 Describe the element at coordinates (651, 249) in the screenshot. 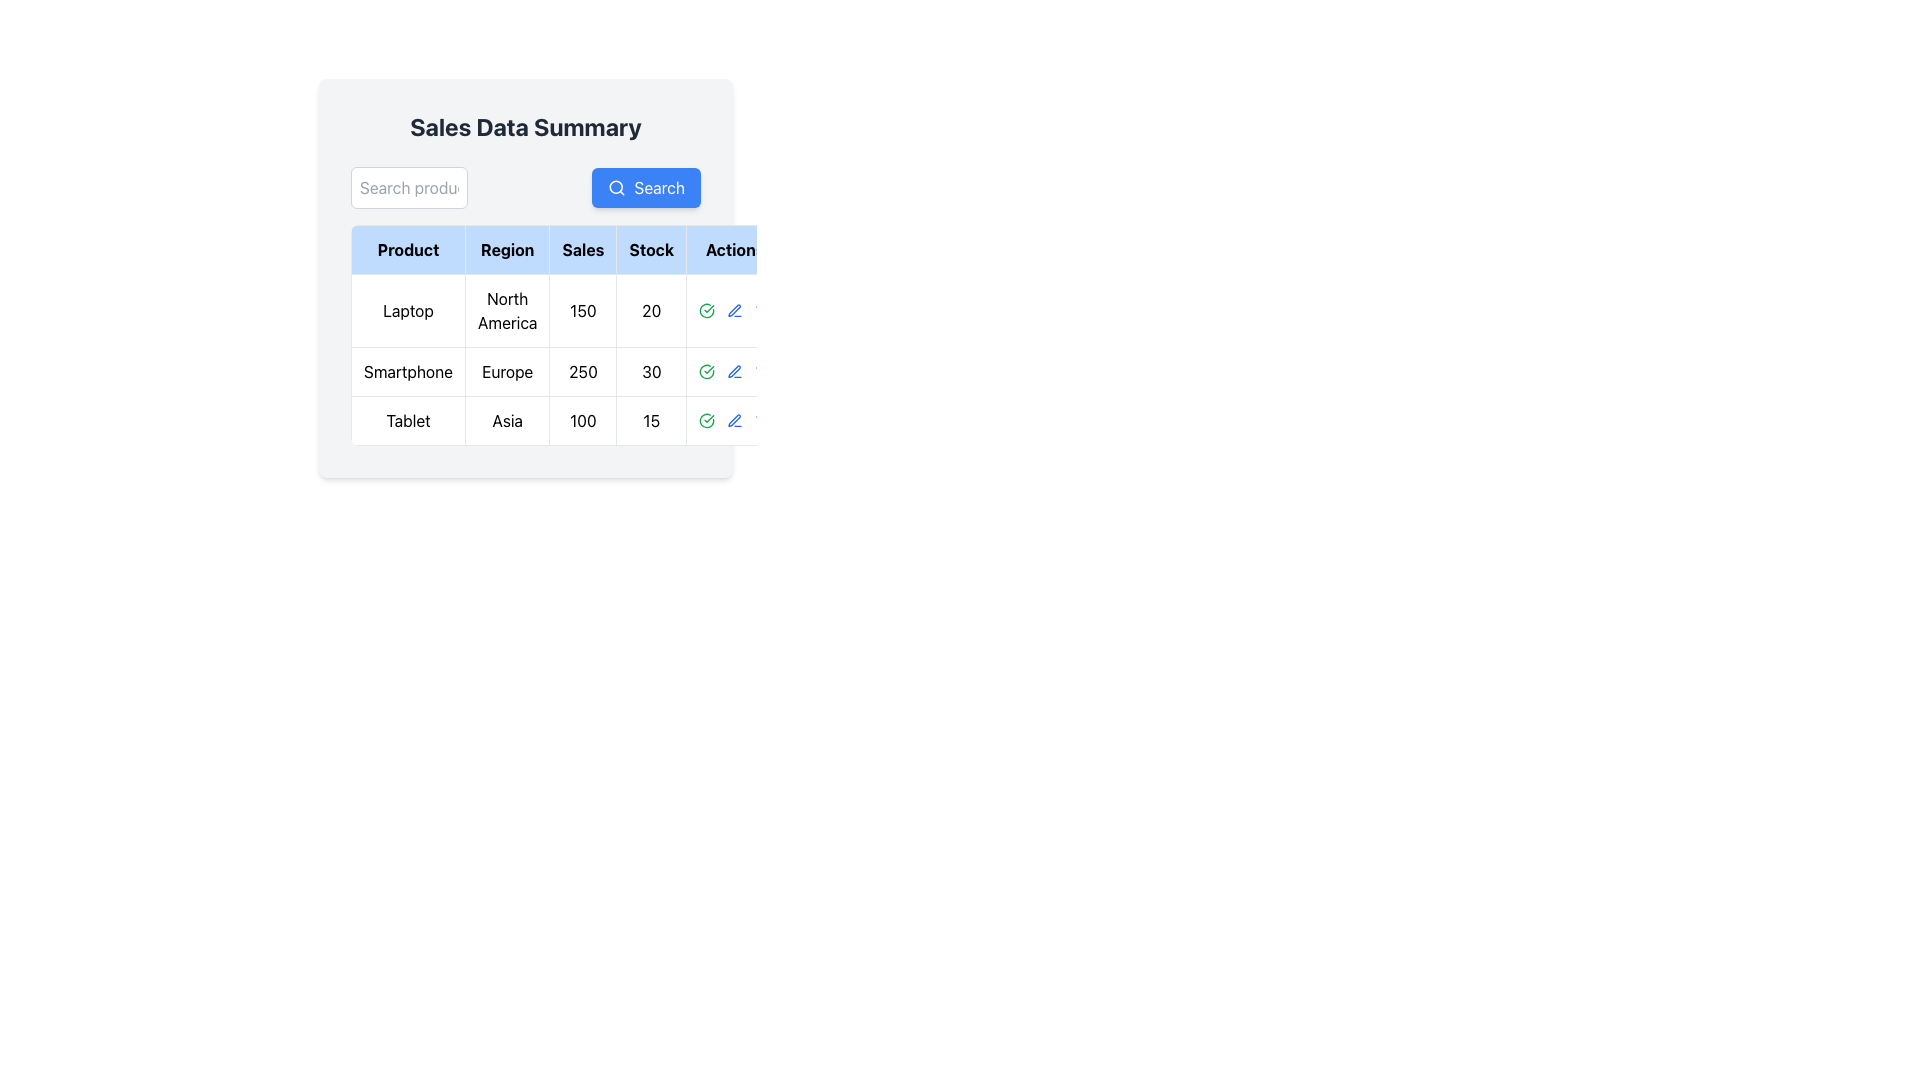

I see `the Table Header Cell labeled 'Stock', which is the fourth element in a horizontal sequence of header cells in a table, featuring a light blue background and bold black text` at that location.